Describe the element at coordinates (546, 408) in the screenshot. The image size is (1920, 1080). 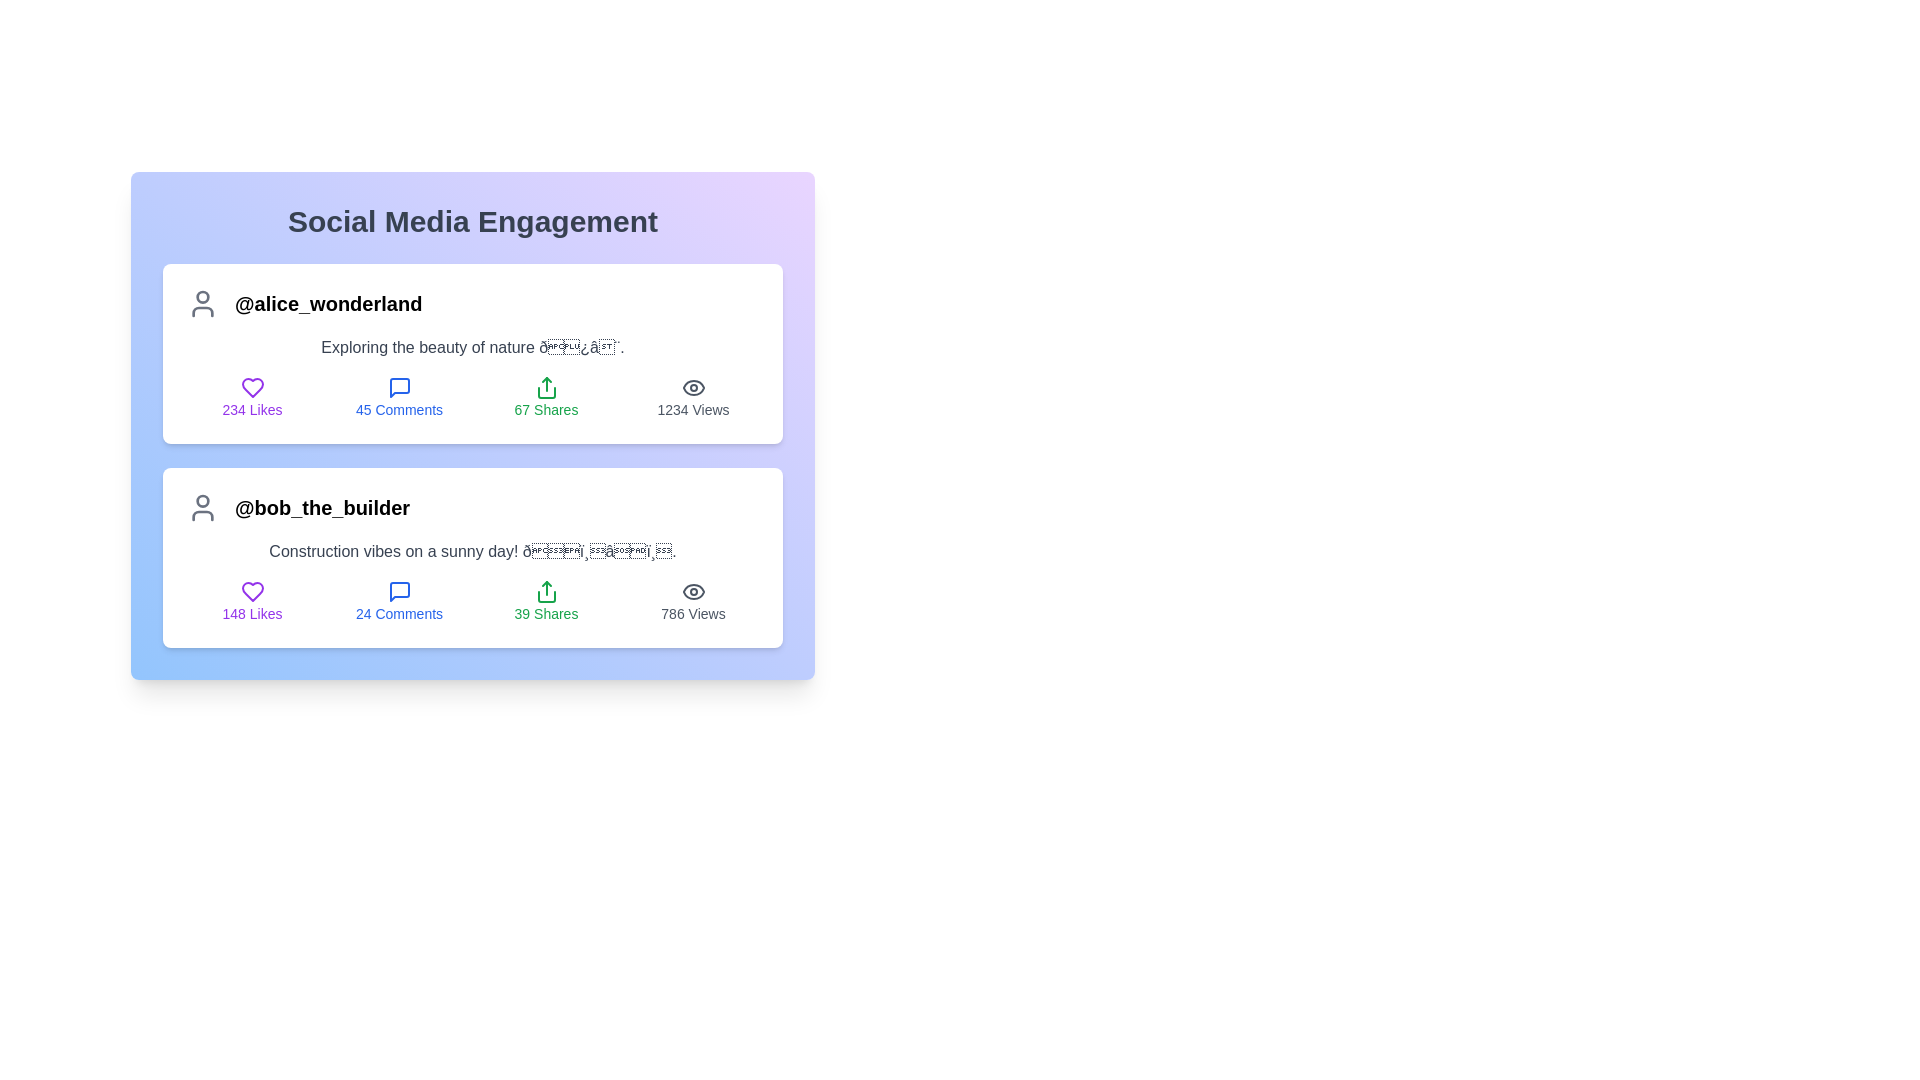
I see `the informational text label displaying the share count for the post by '@alice_wonderland', located below the share icon and between '45 Comments' and '1234 Views'` at that location.